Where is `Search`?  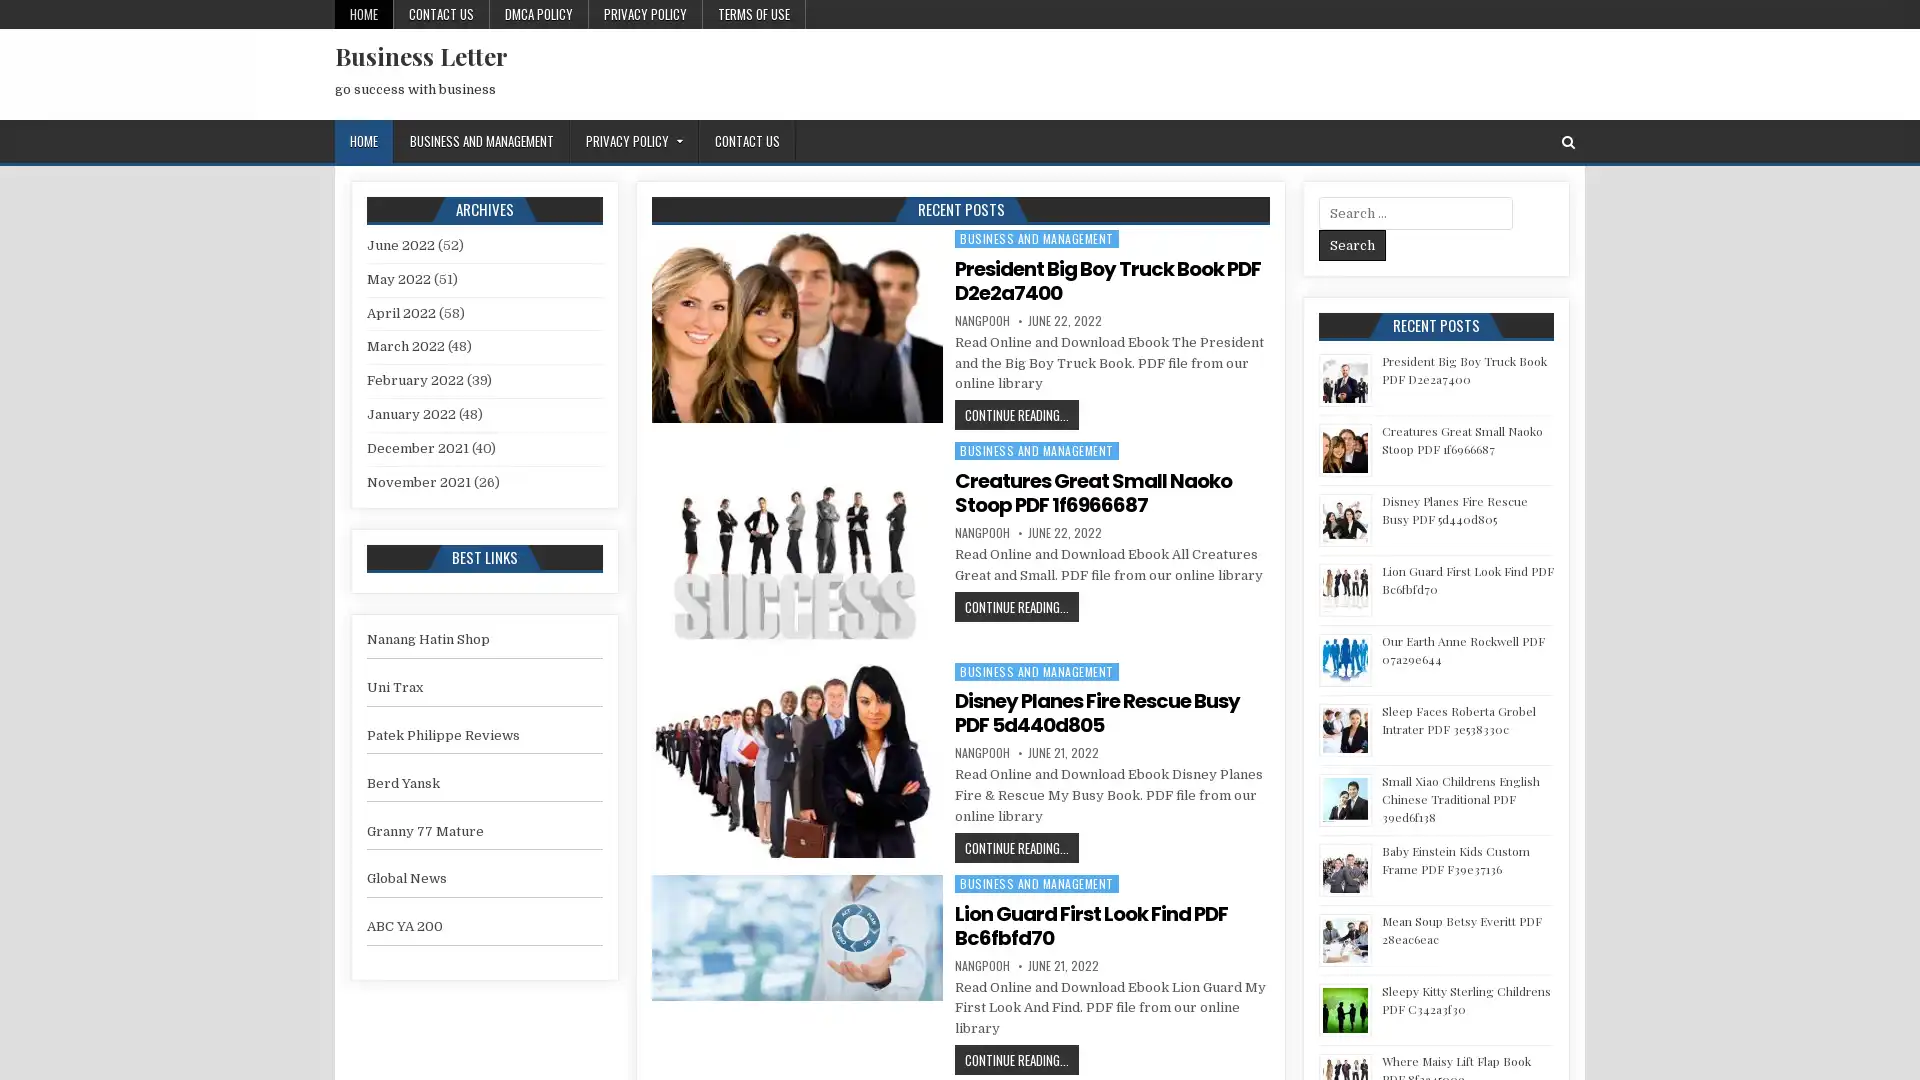
Search is located at coordinates (1351, 244).